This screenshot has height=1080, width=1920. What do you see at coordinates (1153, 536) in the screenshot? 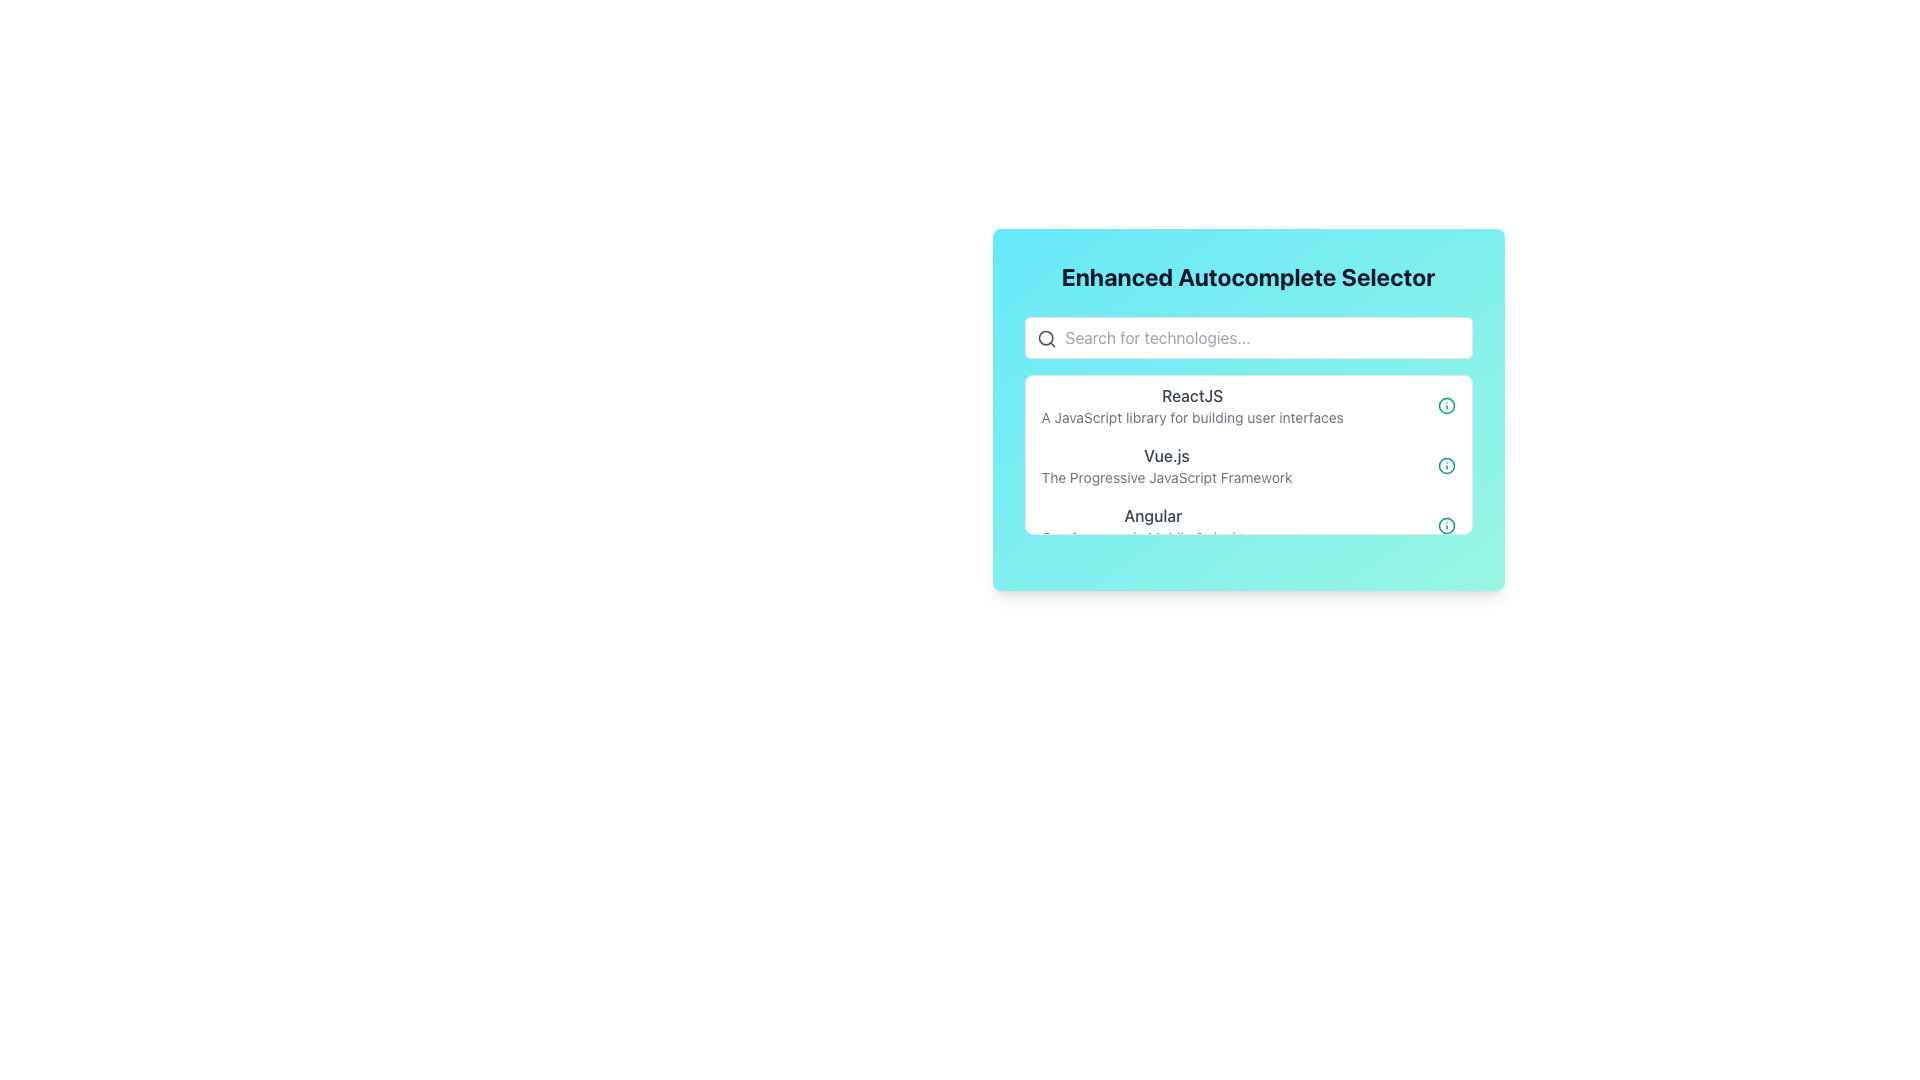
I see `the text label that provides a description complementing the title 'Angular', located directly beneath it within a list of items` at bounding box center [1153, 536].